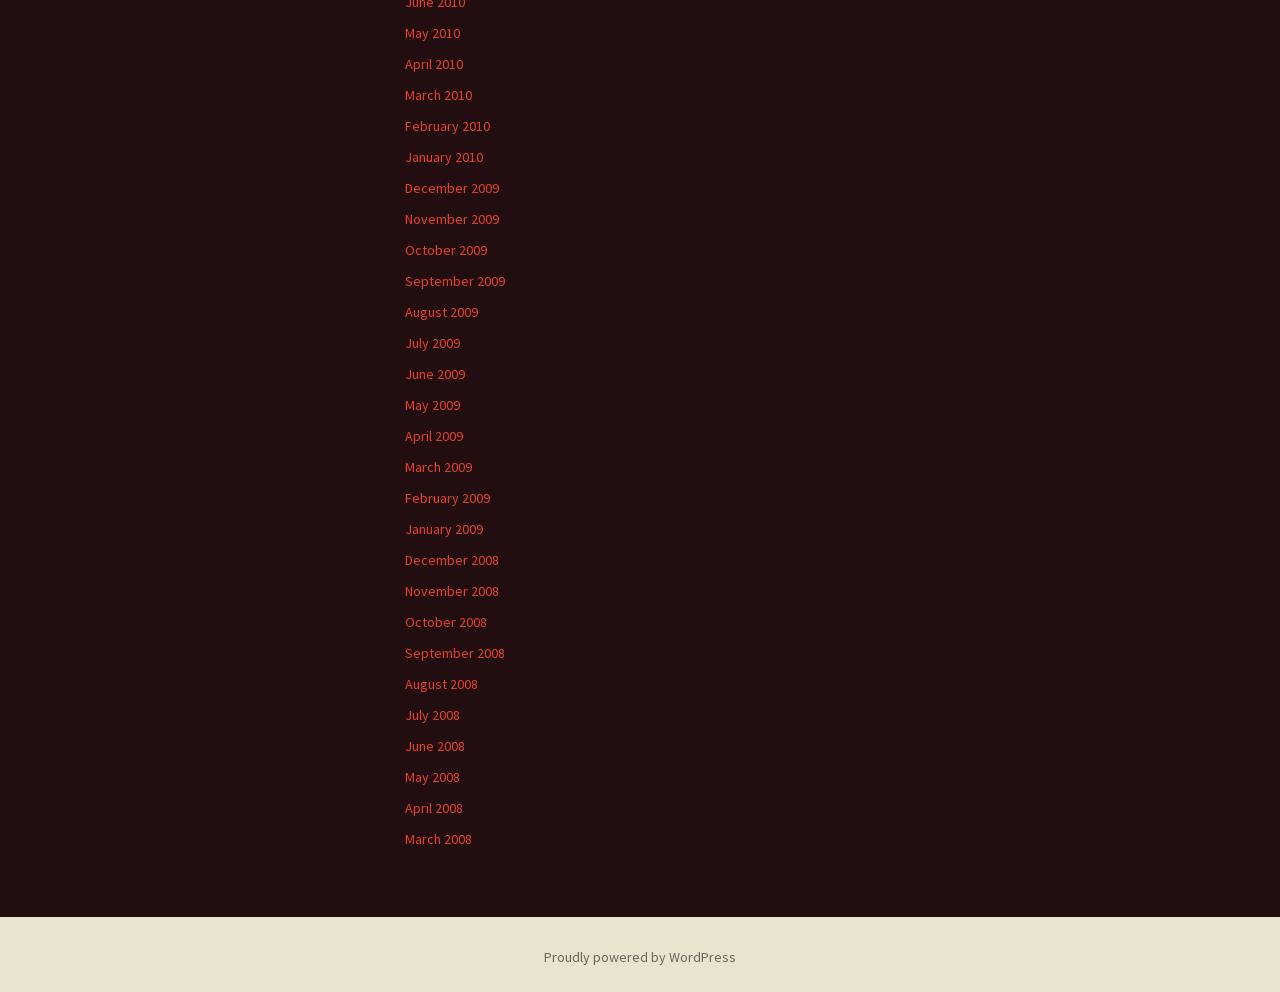 Image resolution: width=1280 pixels, height=992 pixels. What do you see at coordinates (437, 838) in the screenshot?
I see `'March 2008'` at bounding box center [437, 838].